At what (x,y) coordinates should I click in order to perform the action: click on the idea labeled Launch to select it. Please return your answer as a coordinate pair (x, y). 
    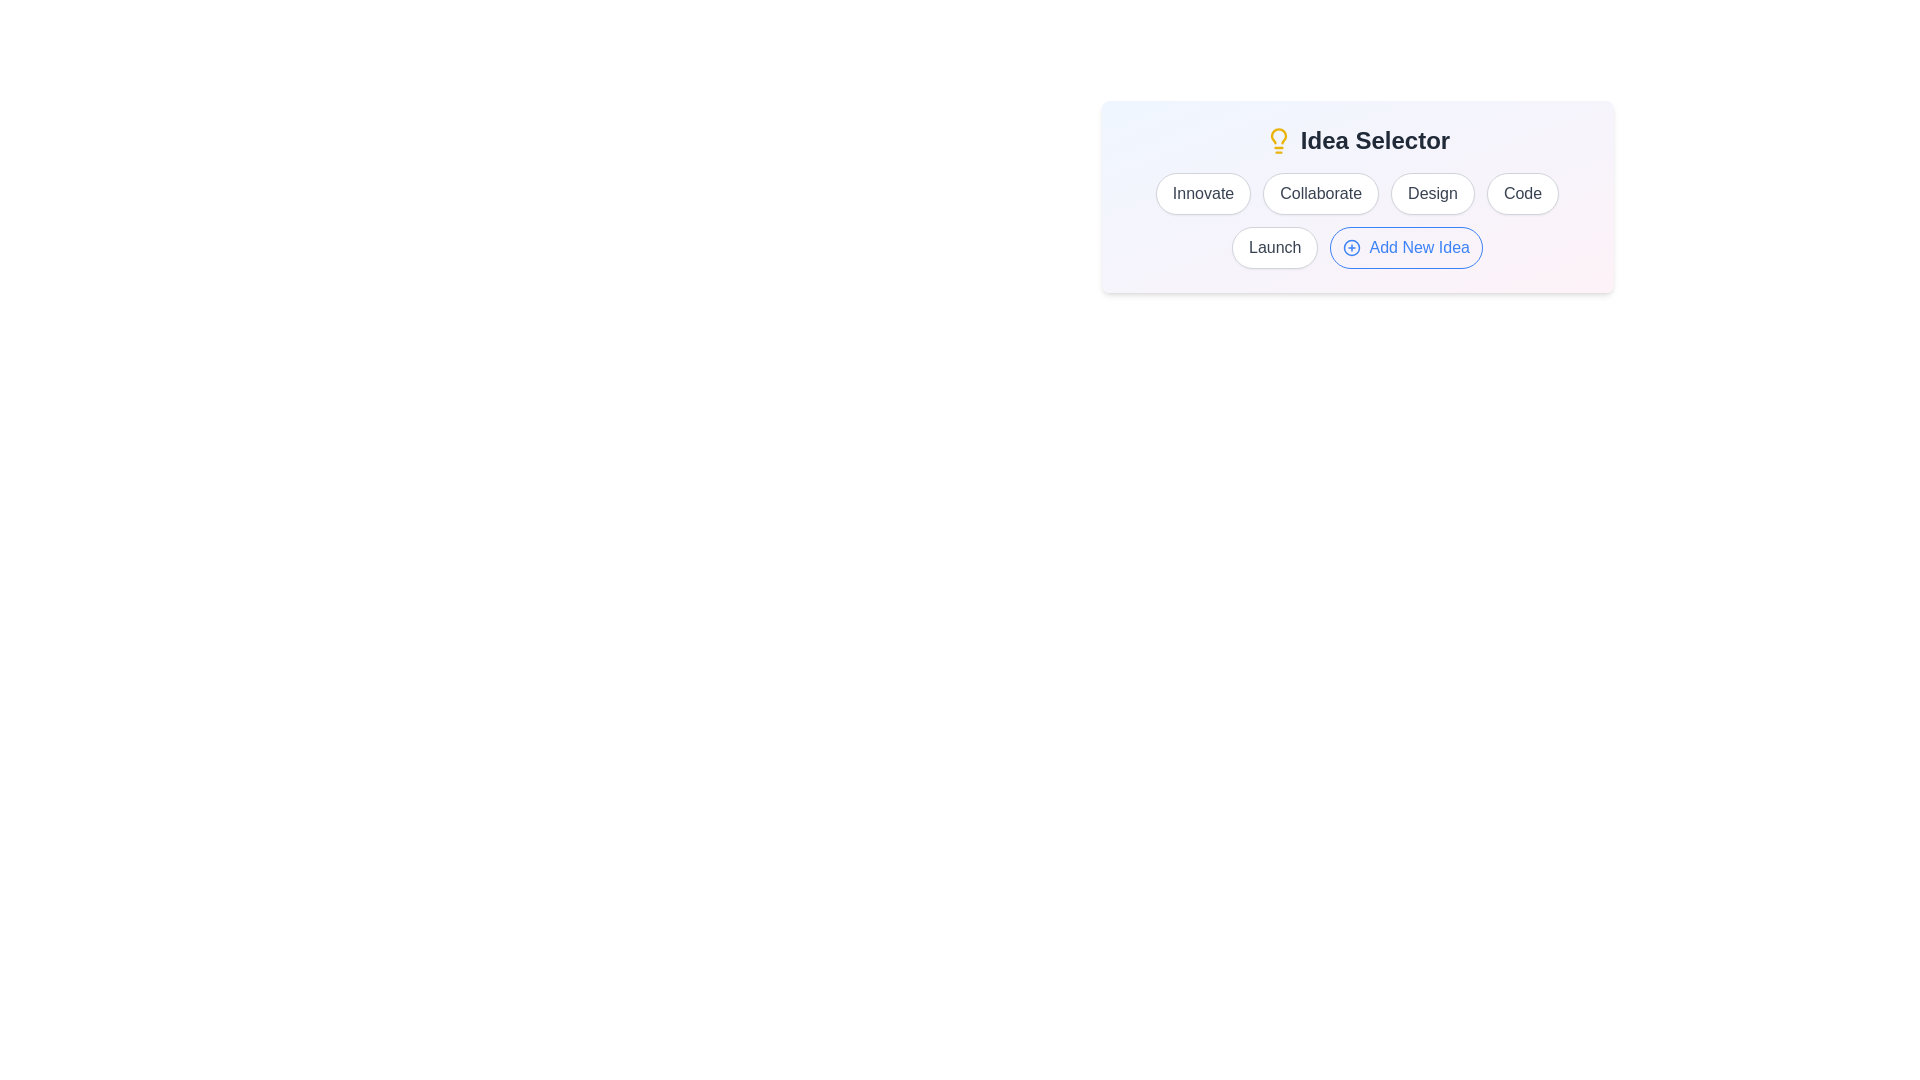
    Looking at the image, I should click on (1274, 246).